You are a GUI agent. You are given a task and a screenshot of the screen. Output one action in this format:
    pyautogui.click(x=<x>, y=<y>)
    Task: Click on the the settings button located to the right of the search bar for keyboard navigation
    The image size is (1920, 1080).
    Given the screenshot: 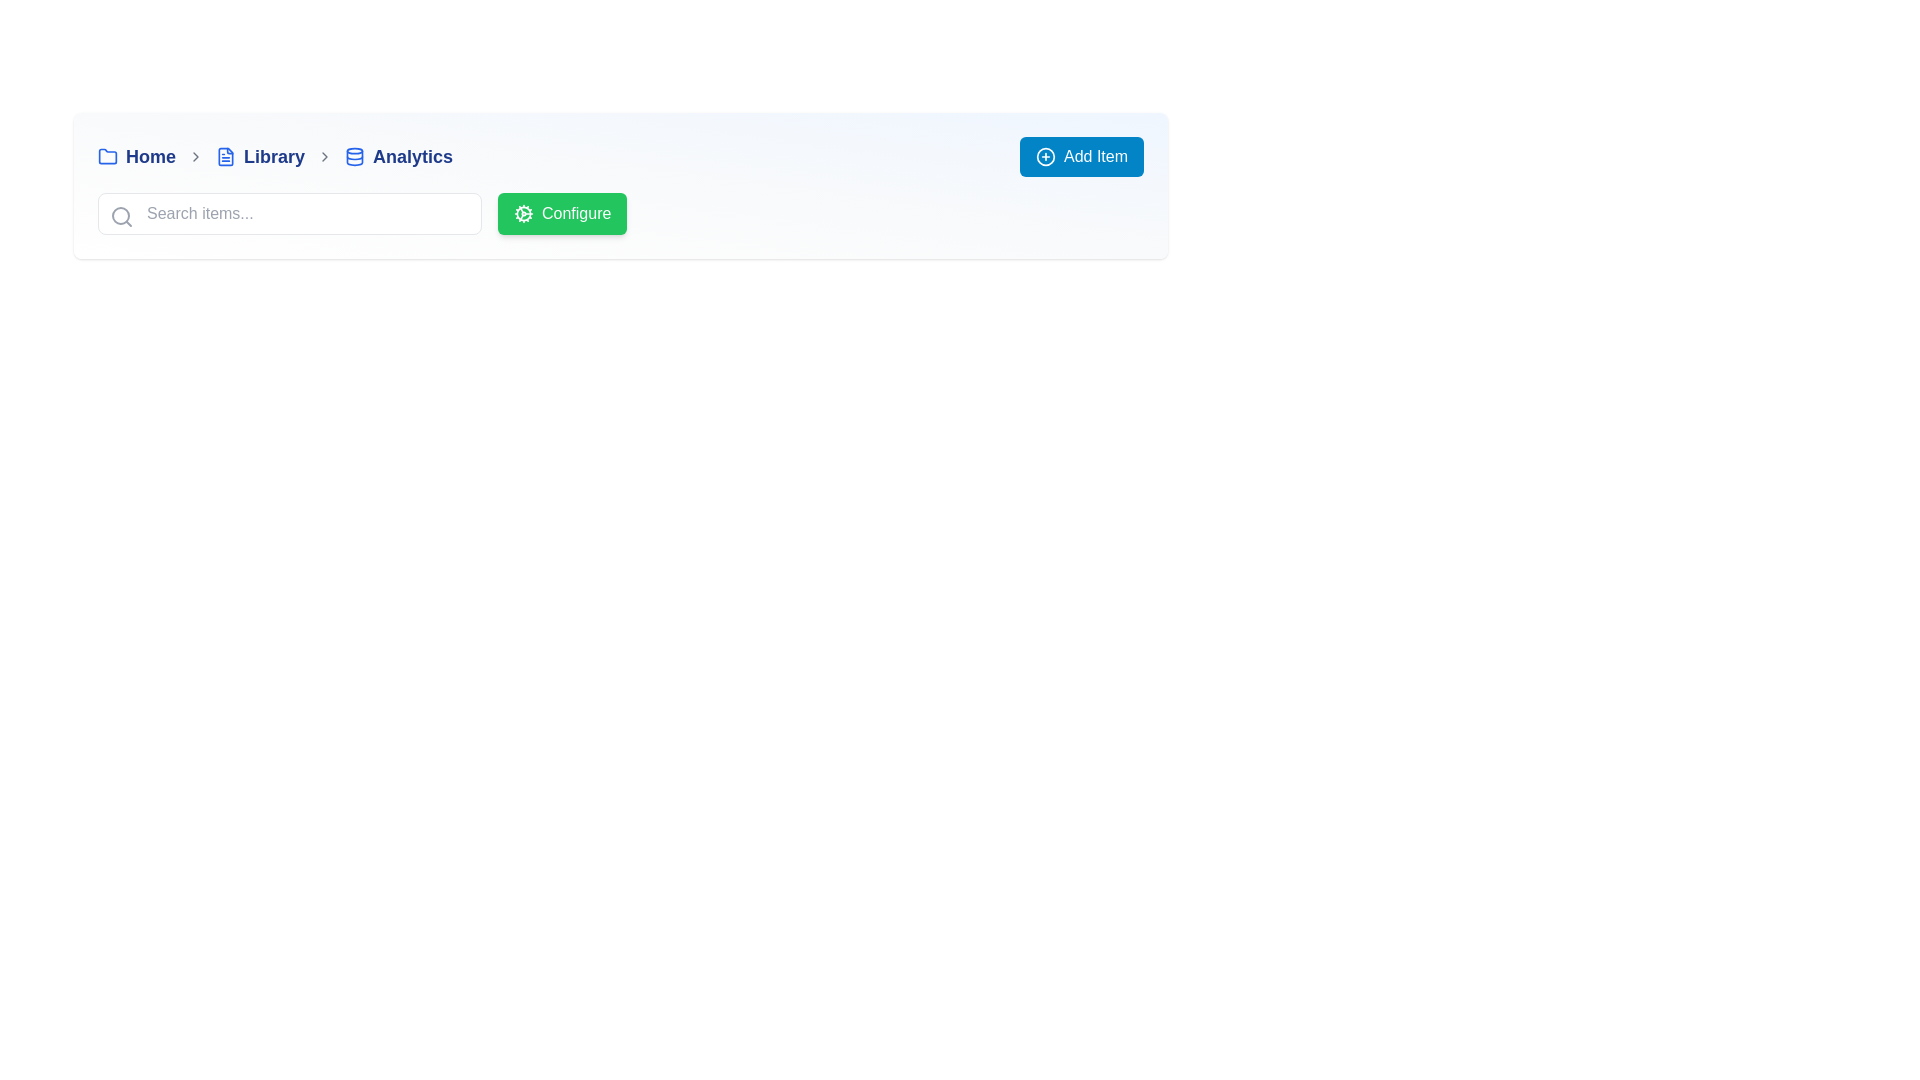 What is the action you would take?
    pyautogui.click(x=619, y=213)
    